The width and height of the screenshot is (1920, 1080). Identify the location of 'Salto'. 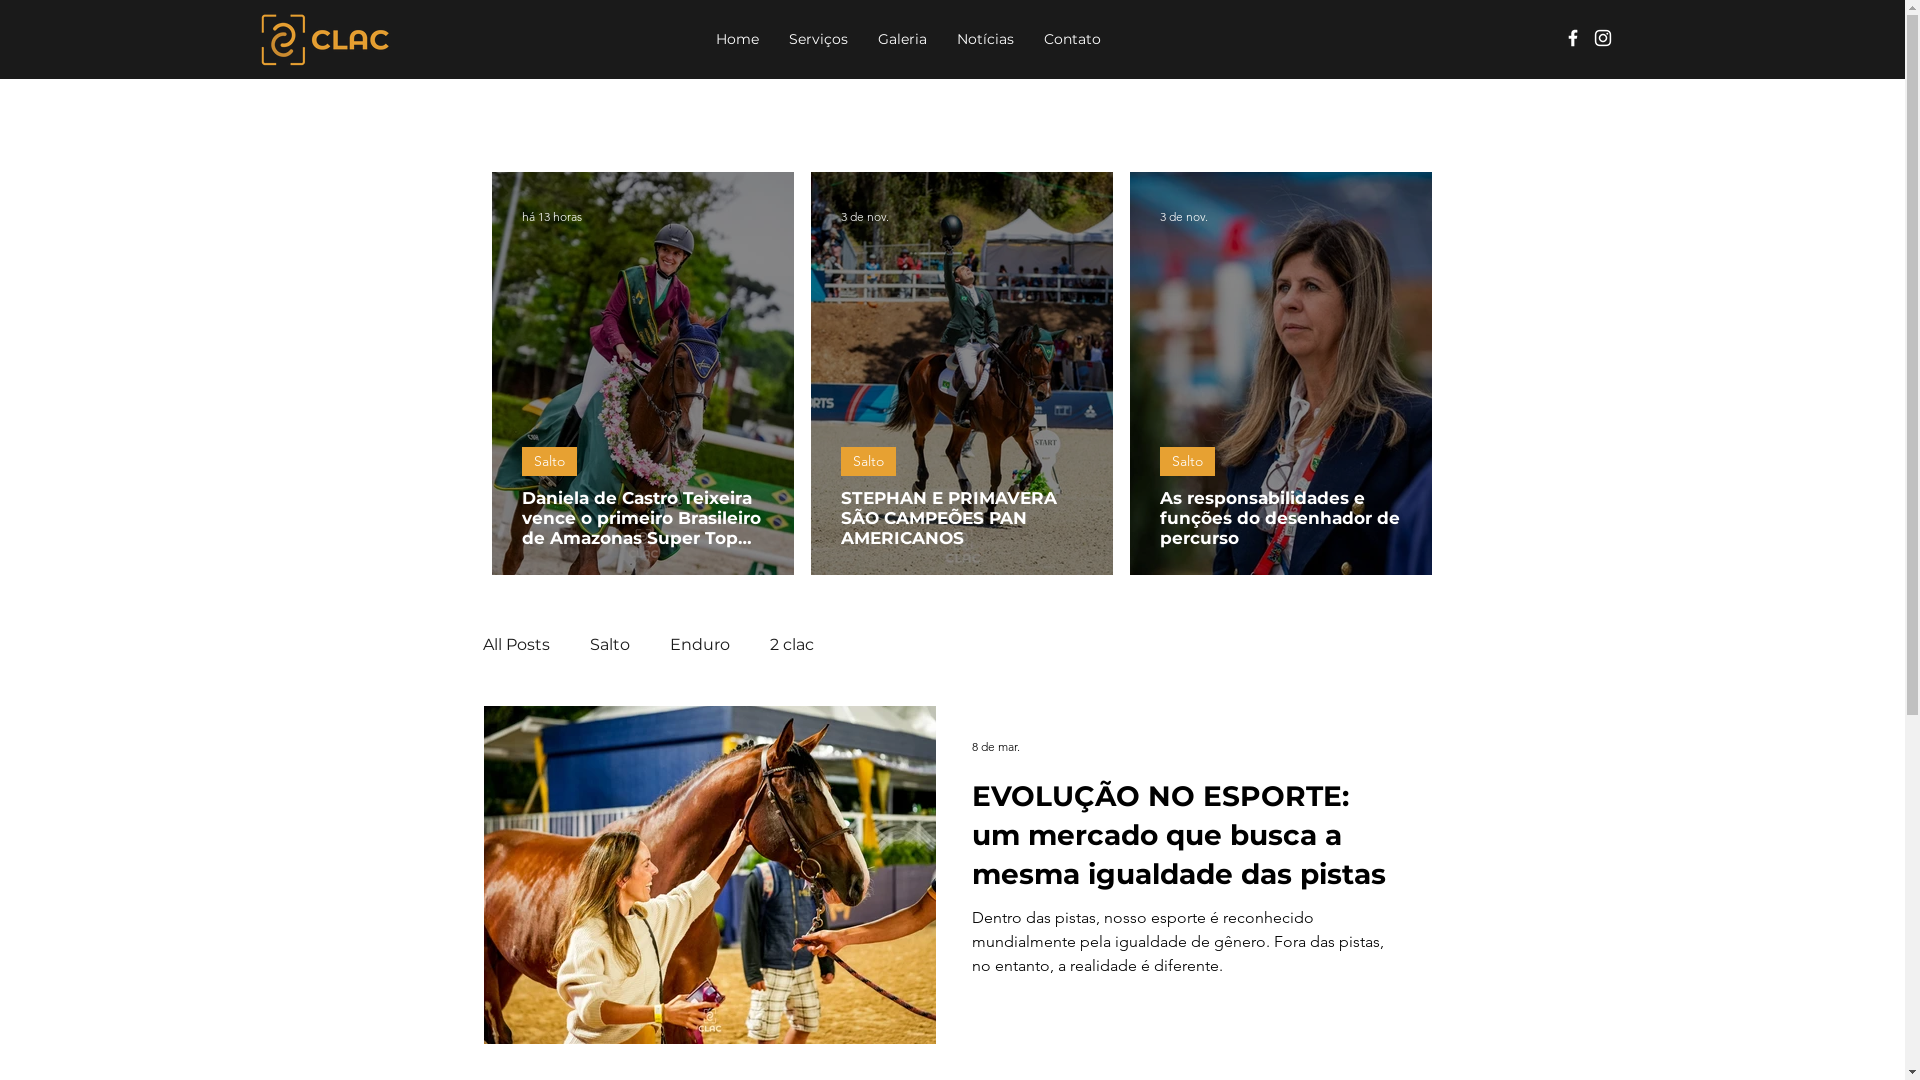
(549, 461).